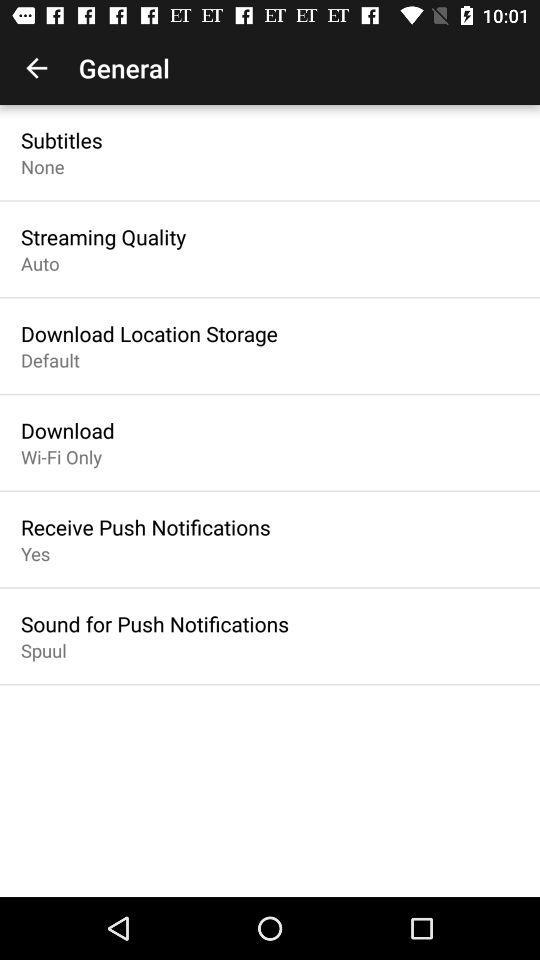  I want to click on the icon below sound for push item, so click(43, 649).